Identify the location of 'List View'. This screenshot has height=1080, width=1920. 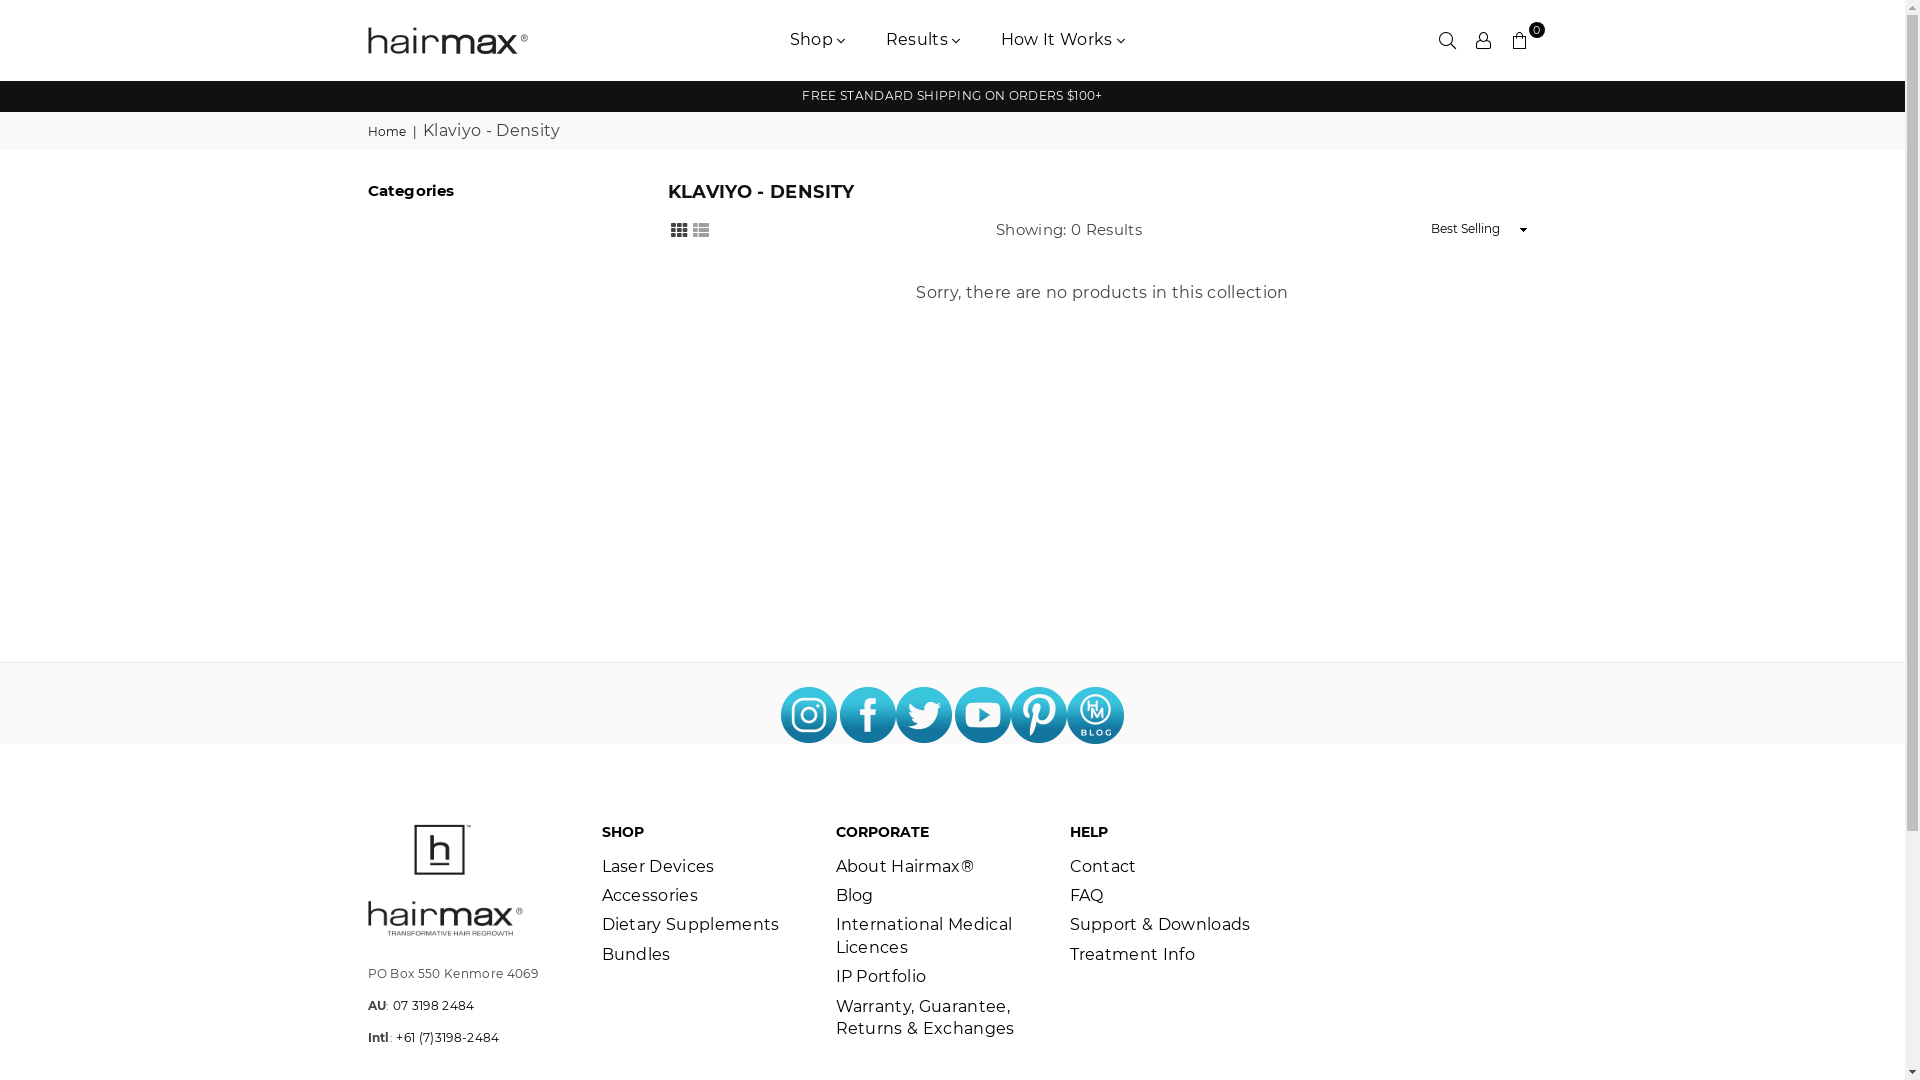
(700, 226).